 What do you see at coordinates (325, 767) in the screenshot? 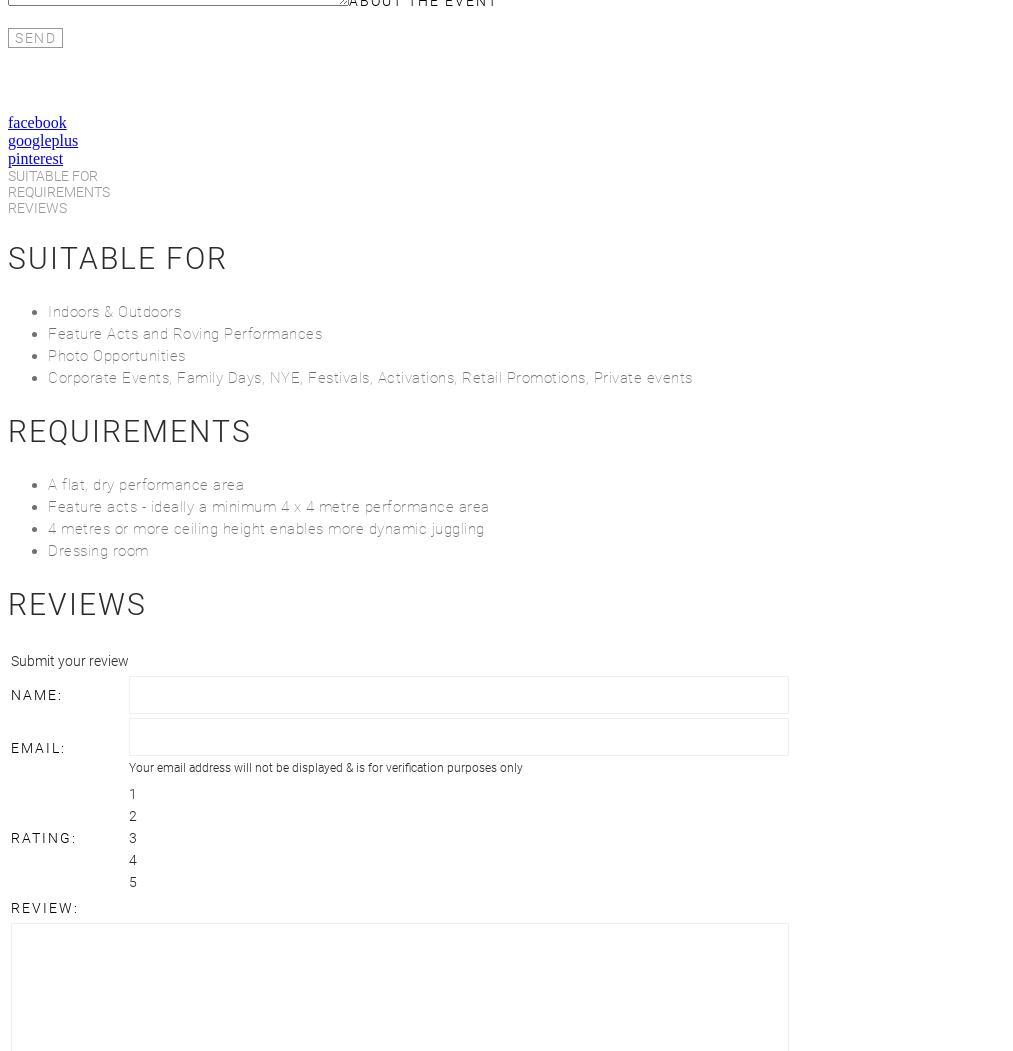
I see `'Your email address will not be displayed & is for verification purposes only'` at bounding box center [325, 767].